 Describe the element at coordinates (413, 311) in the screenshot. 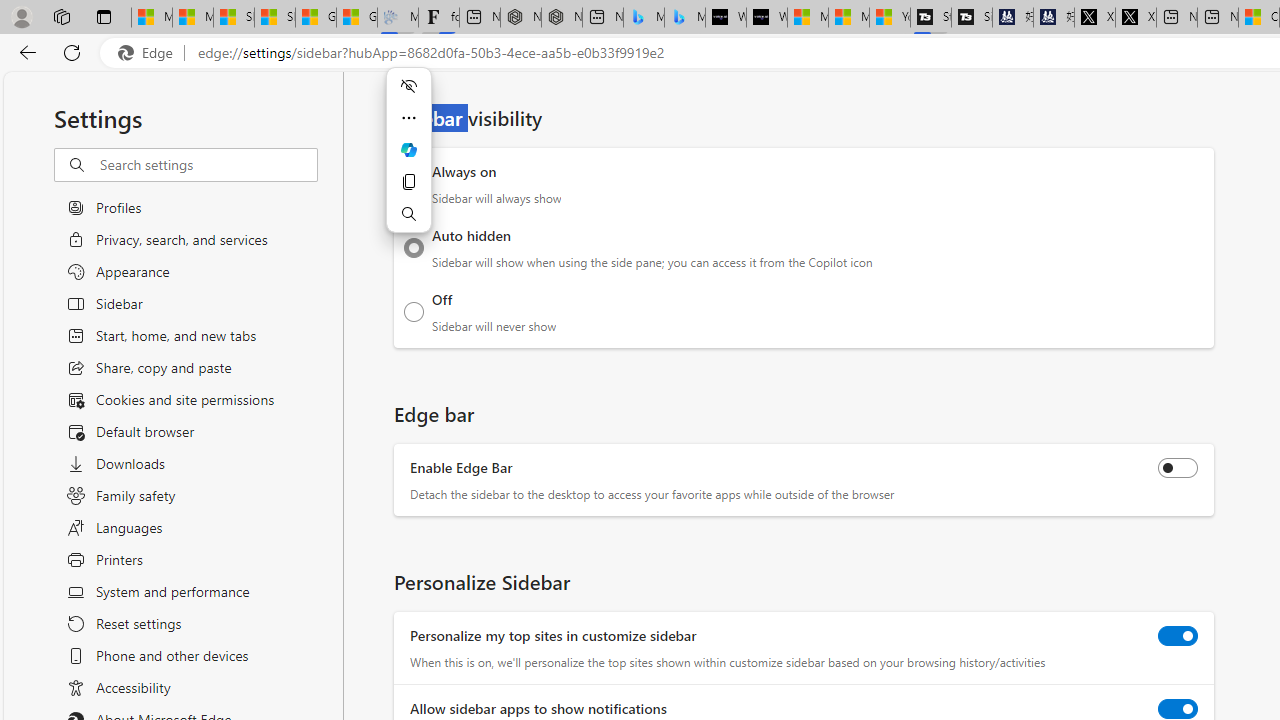

I see `'Off Sidebar will never show'` at that location.